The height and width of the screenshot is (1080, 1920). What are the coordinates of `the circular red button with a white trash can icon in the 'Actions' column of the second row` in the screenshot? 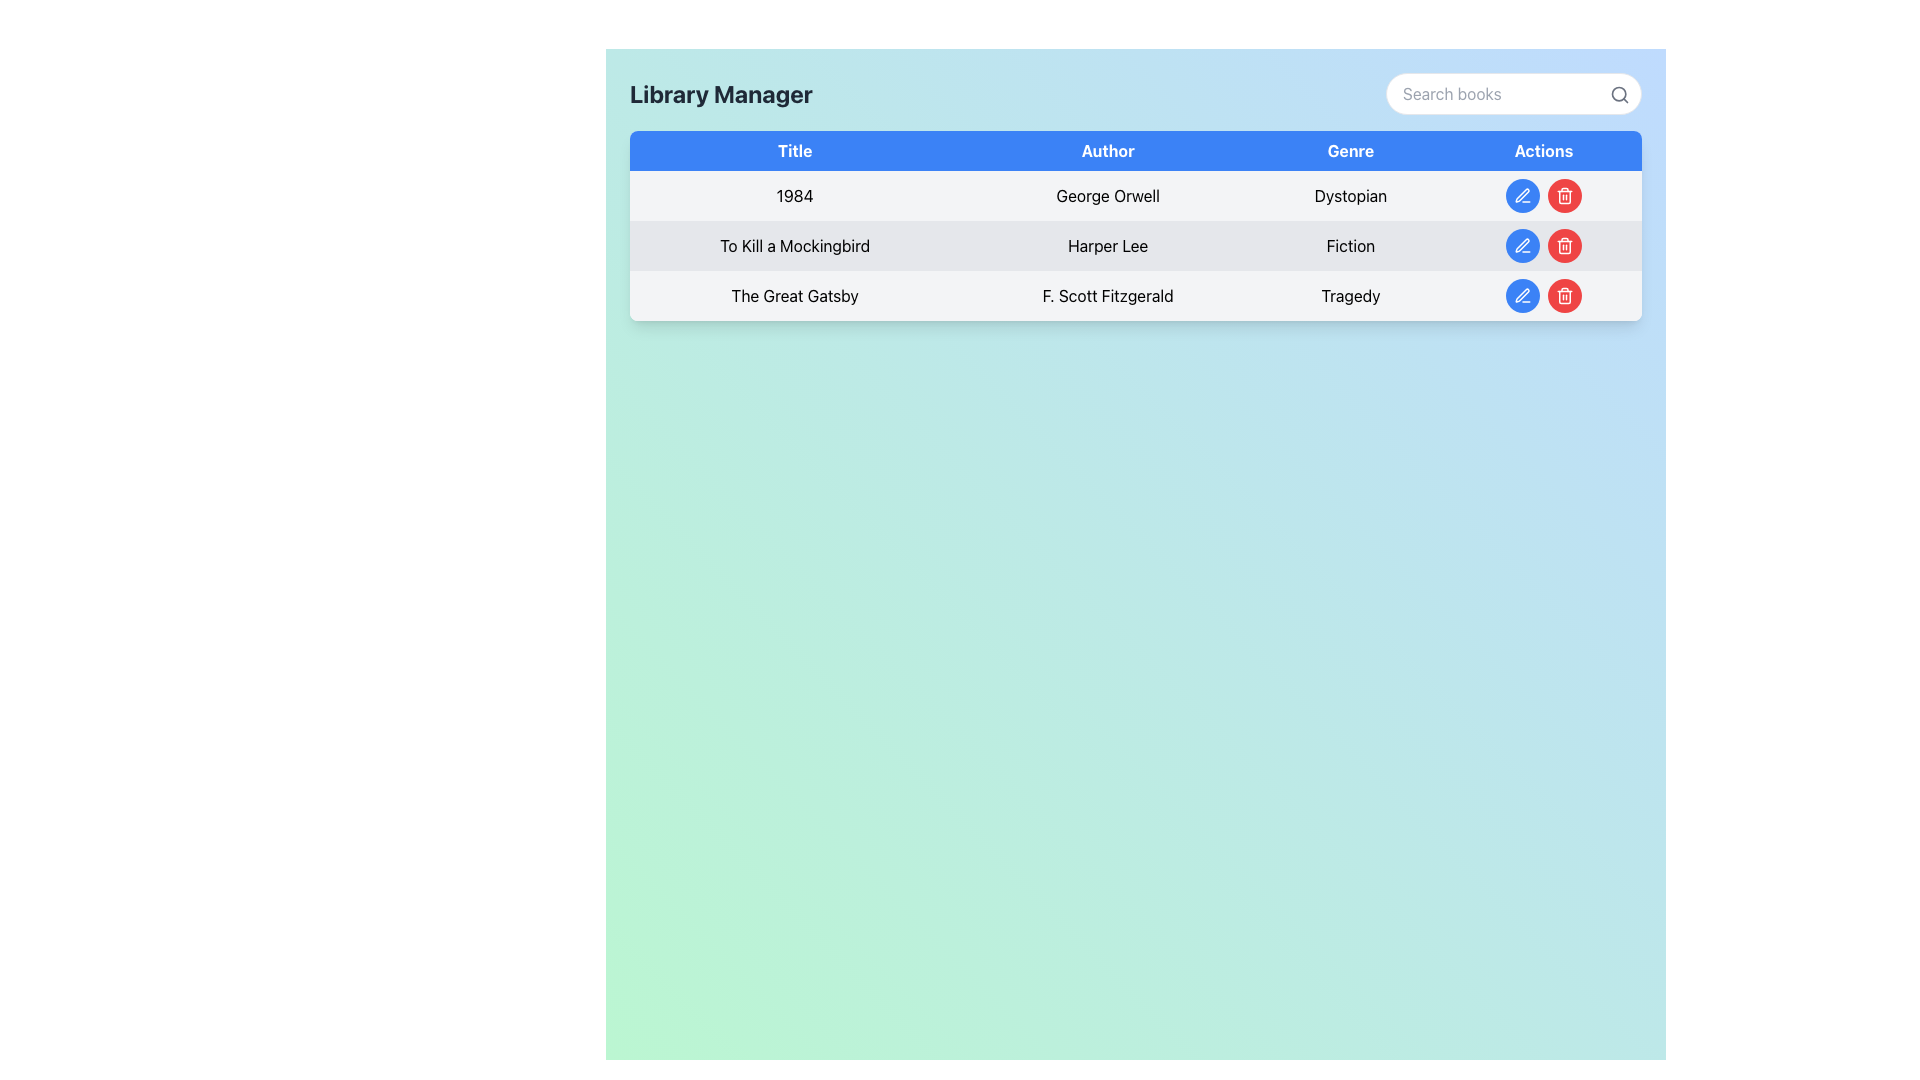 It's located at (1563, 245).